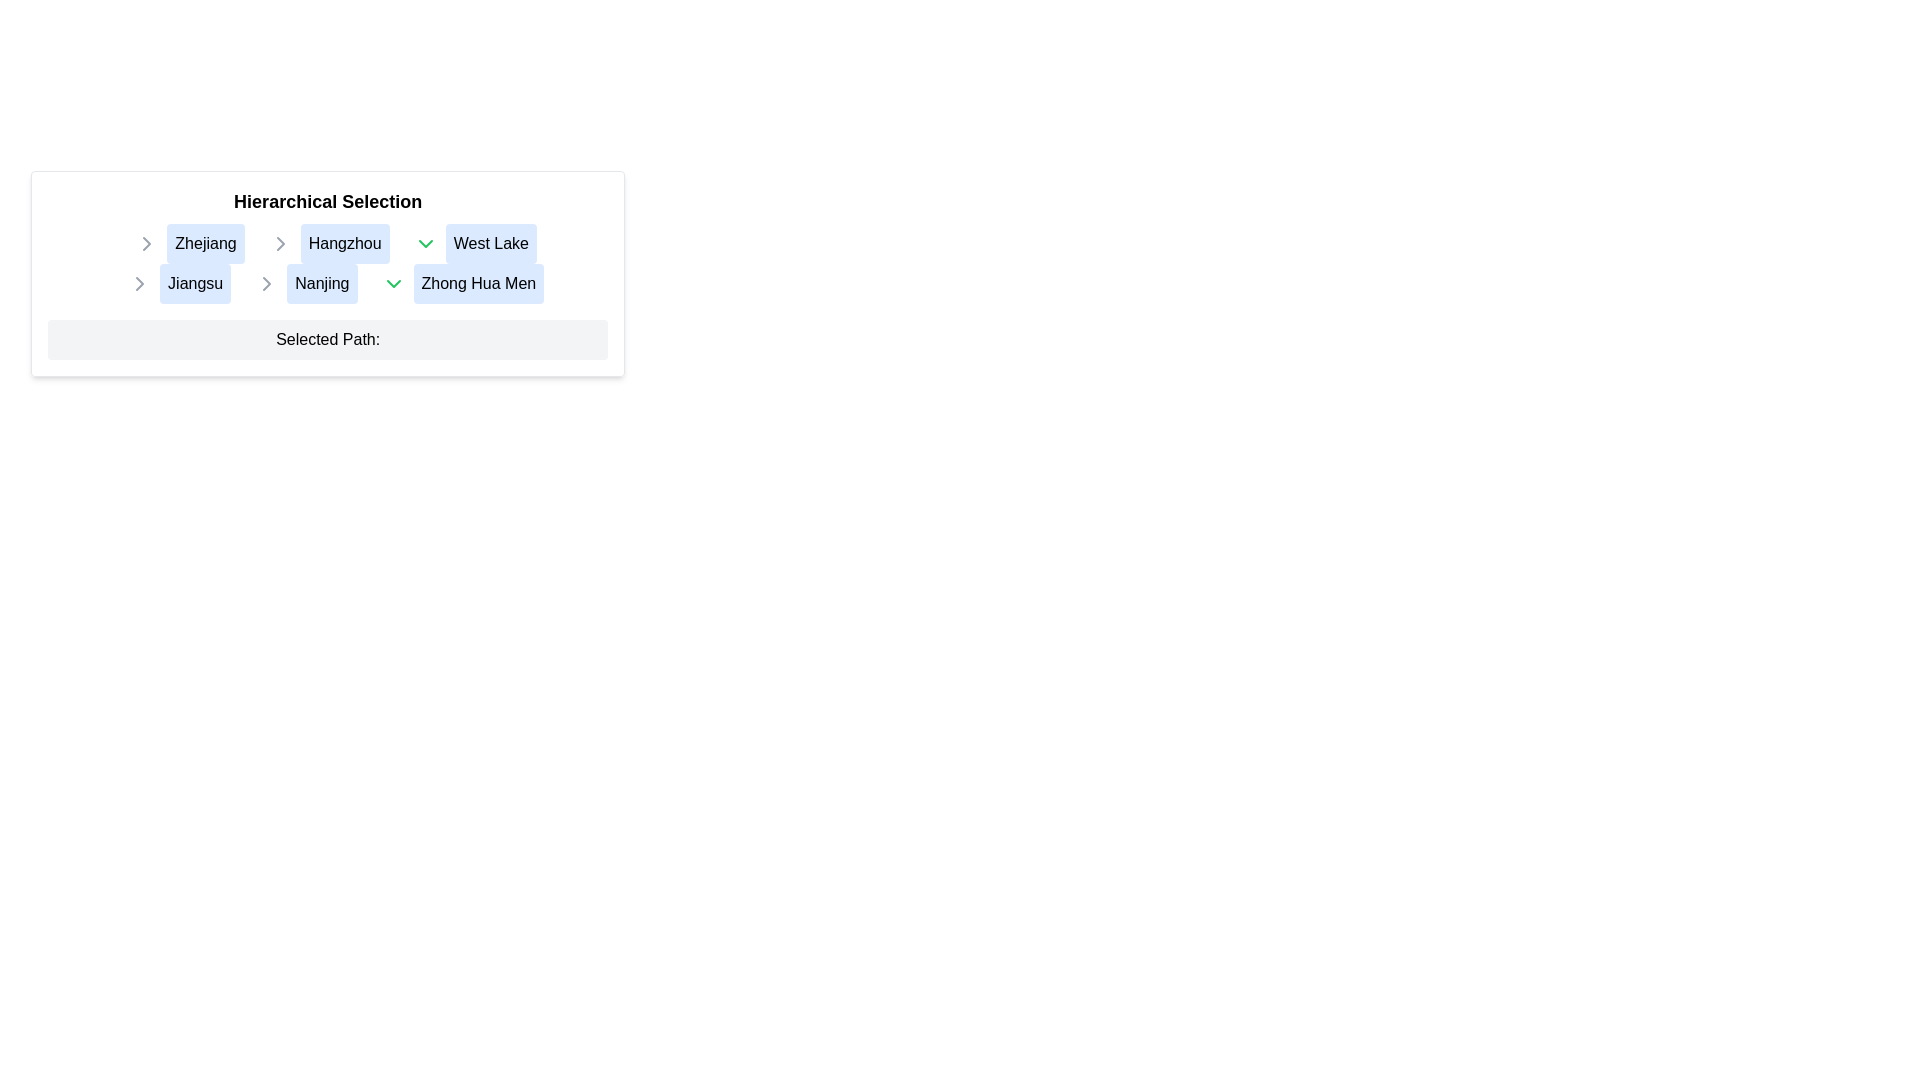 The height and width of the screenshot is (1080, 1920). I want to click on the chevron icon pointing right, located to the left of the text 'Zhejiang', so click(279, 242).